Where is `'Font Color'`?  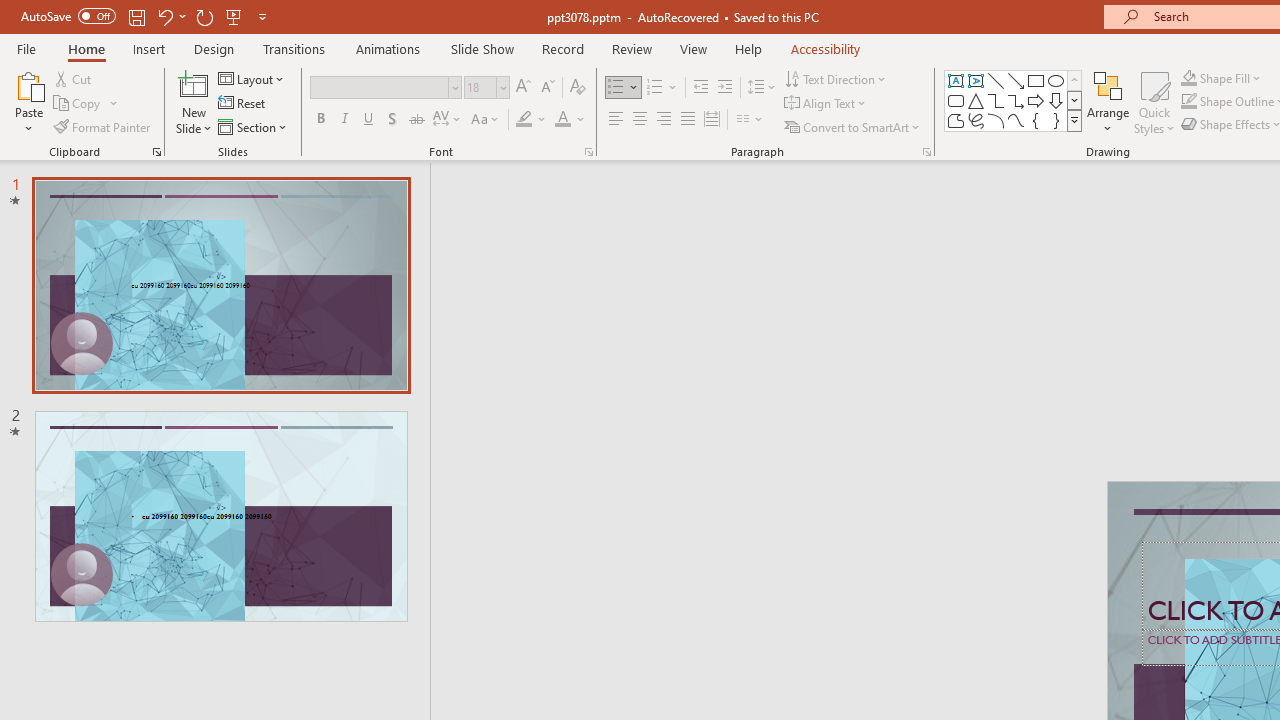
'Font Color' is located at coordinates (569, 119).